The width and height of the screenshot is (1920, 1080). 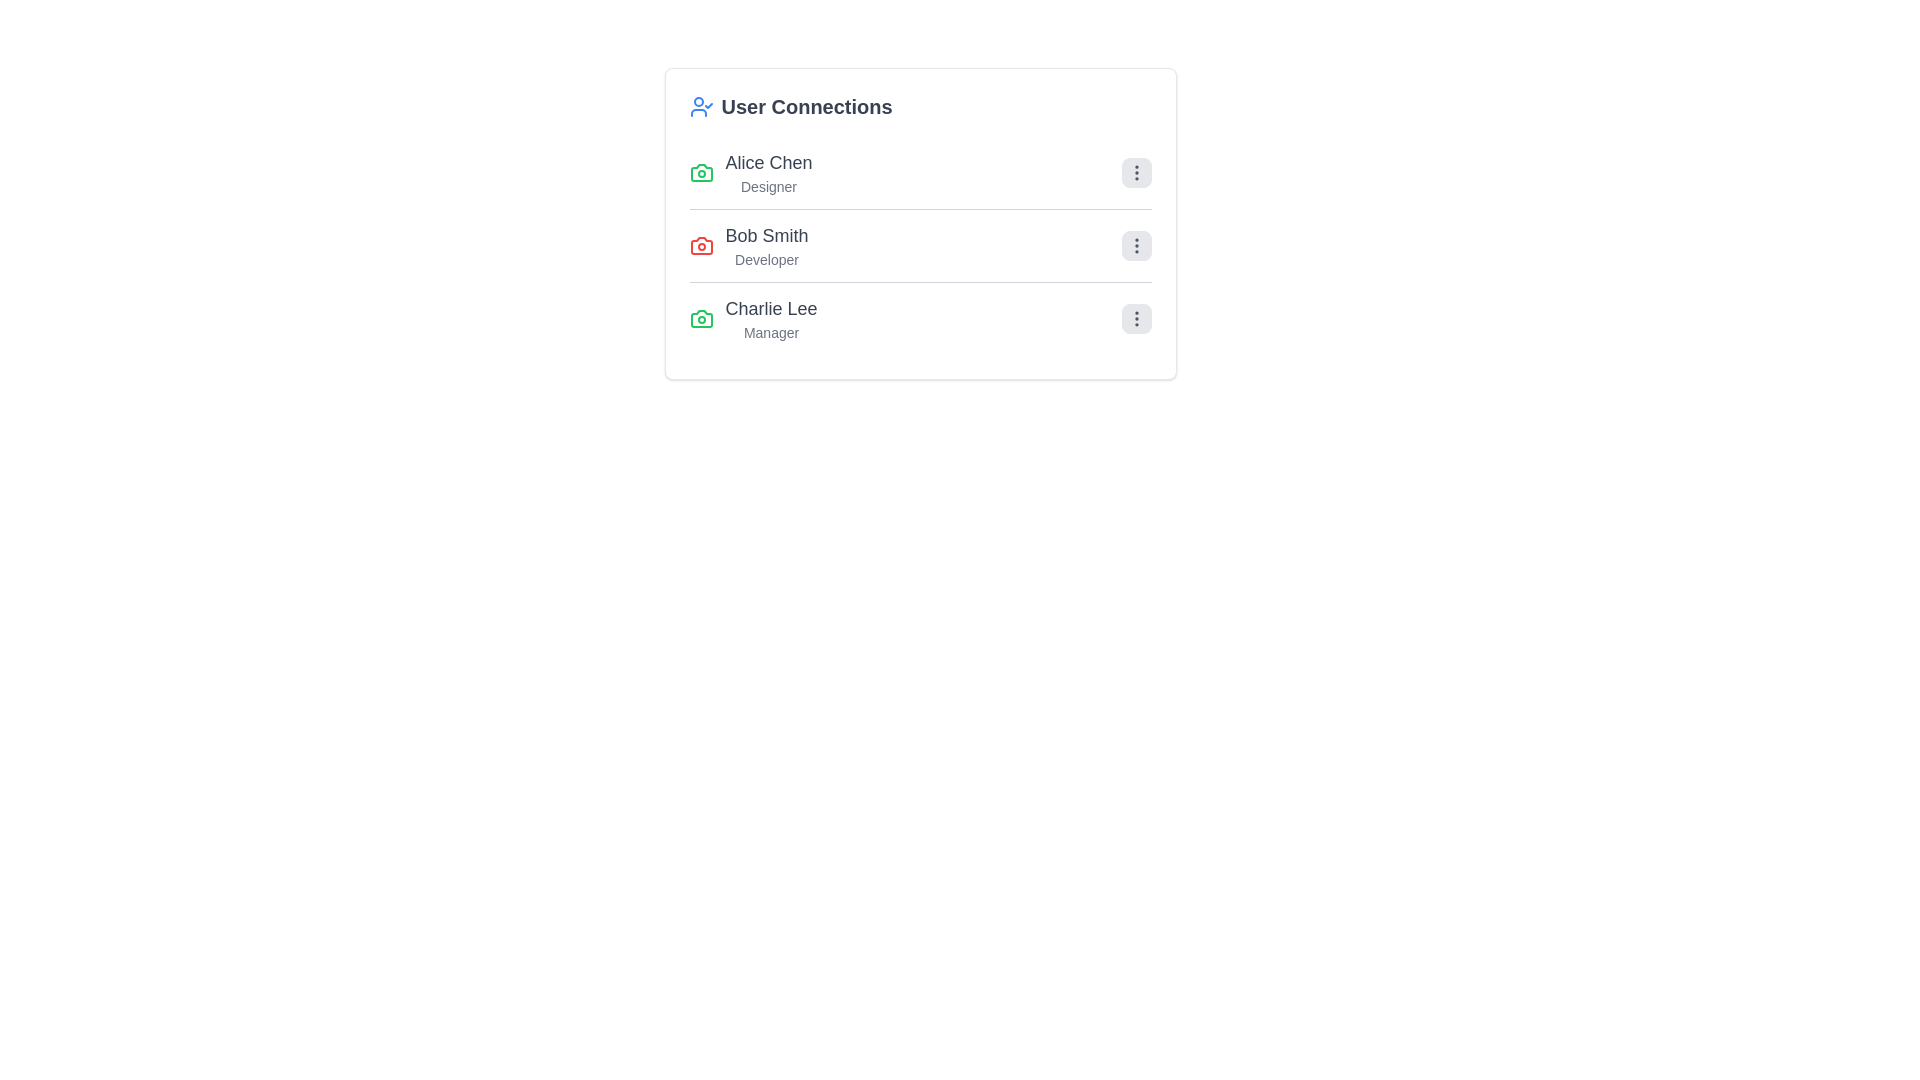 What do you see at coordinates (701, 245) in the screenshot?
I see `the red camera icon with rounded edges and a circular lens, located to the immediate left of the text 'Bob Smith' in the 'User Connections' list` at bounding box center [701, 245].